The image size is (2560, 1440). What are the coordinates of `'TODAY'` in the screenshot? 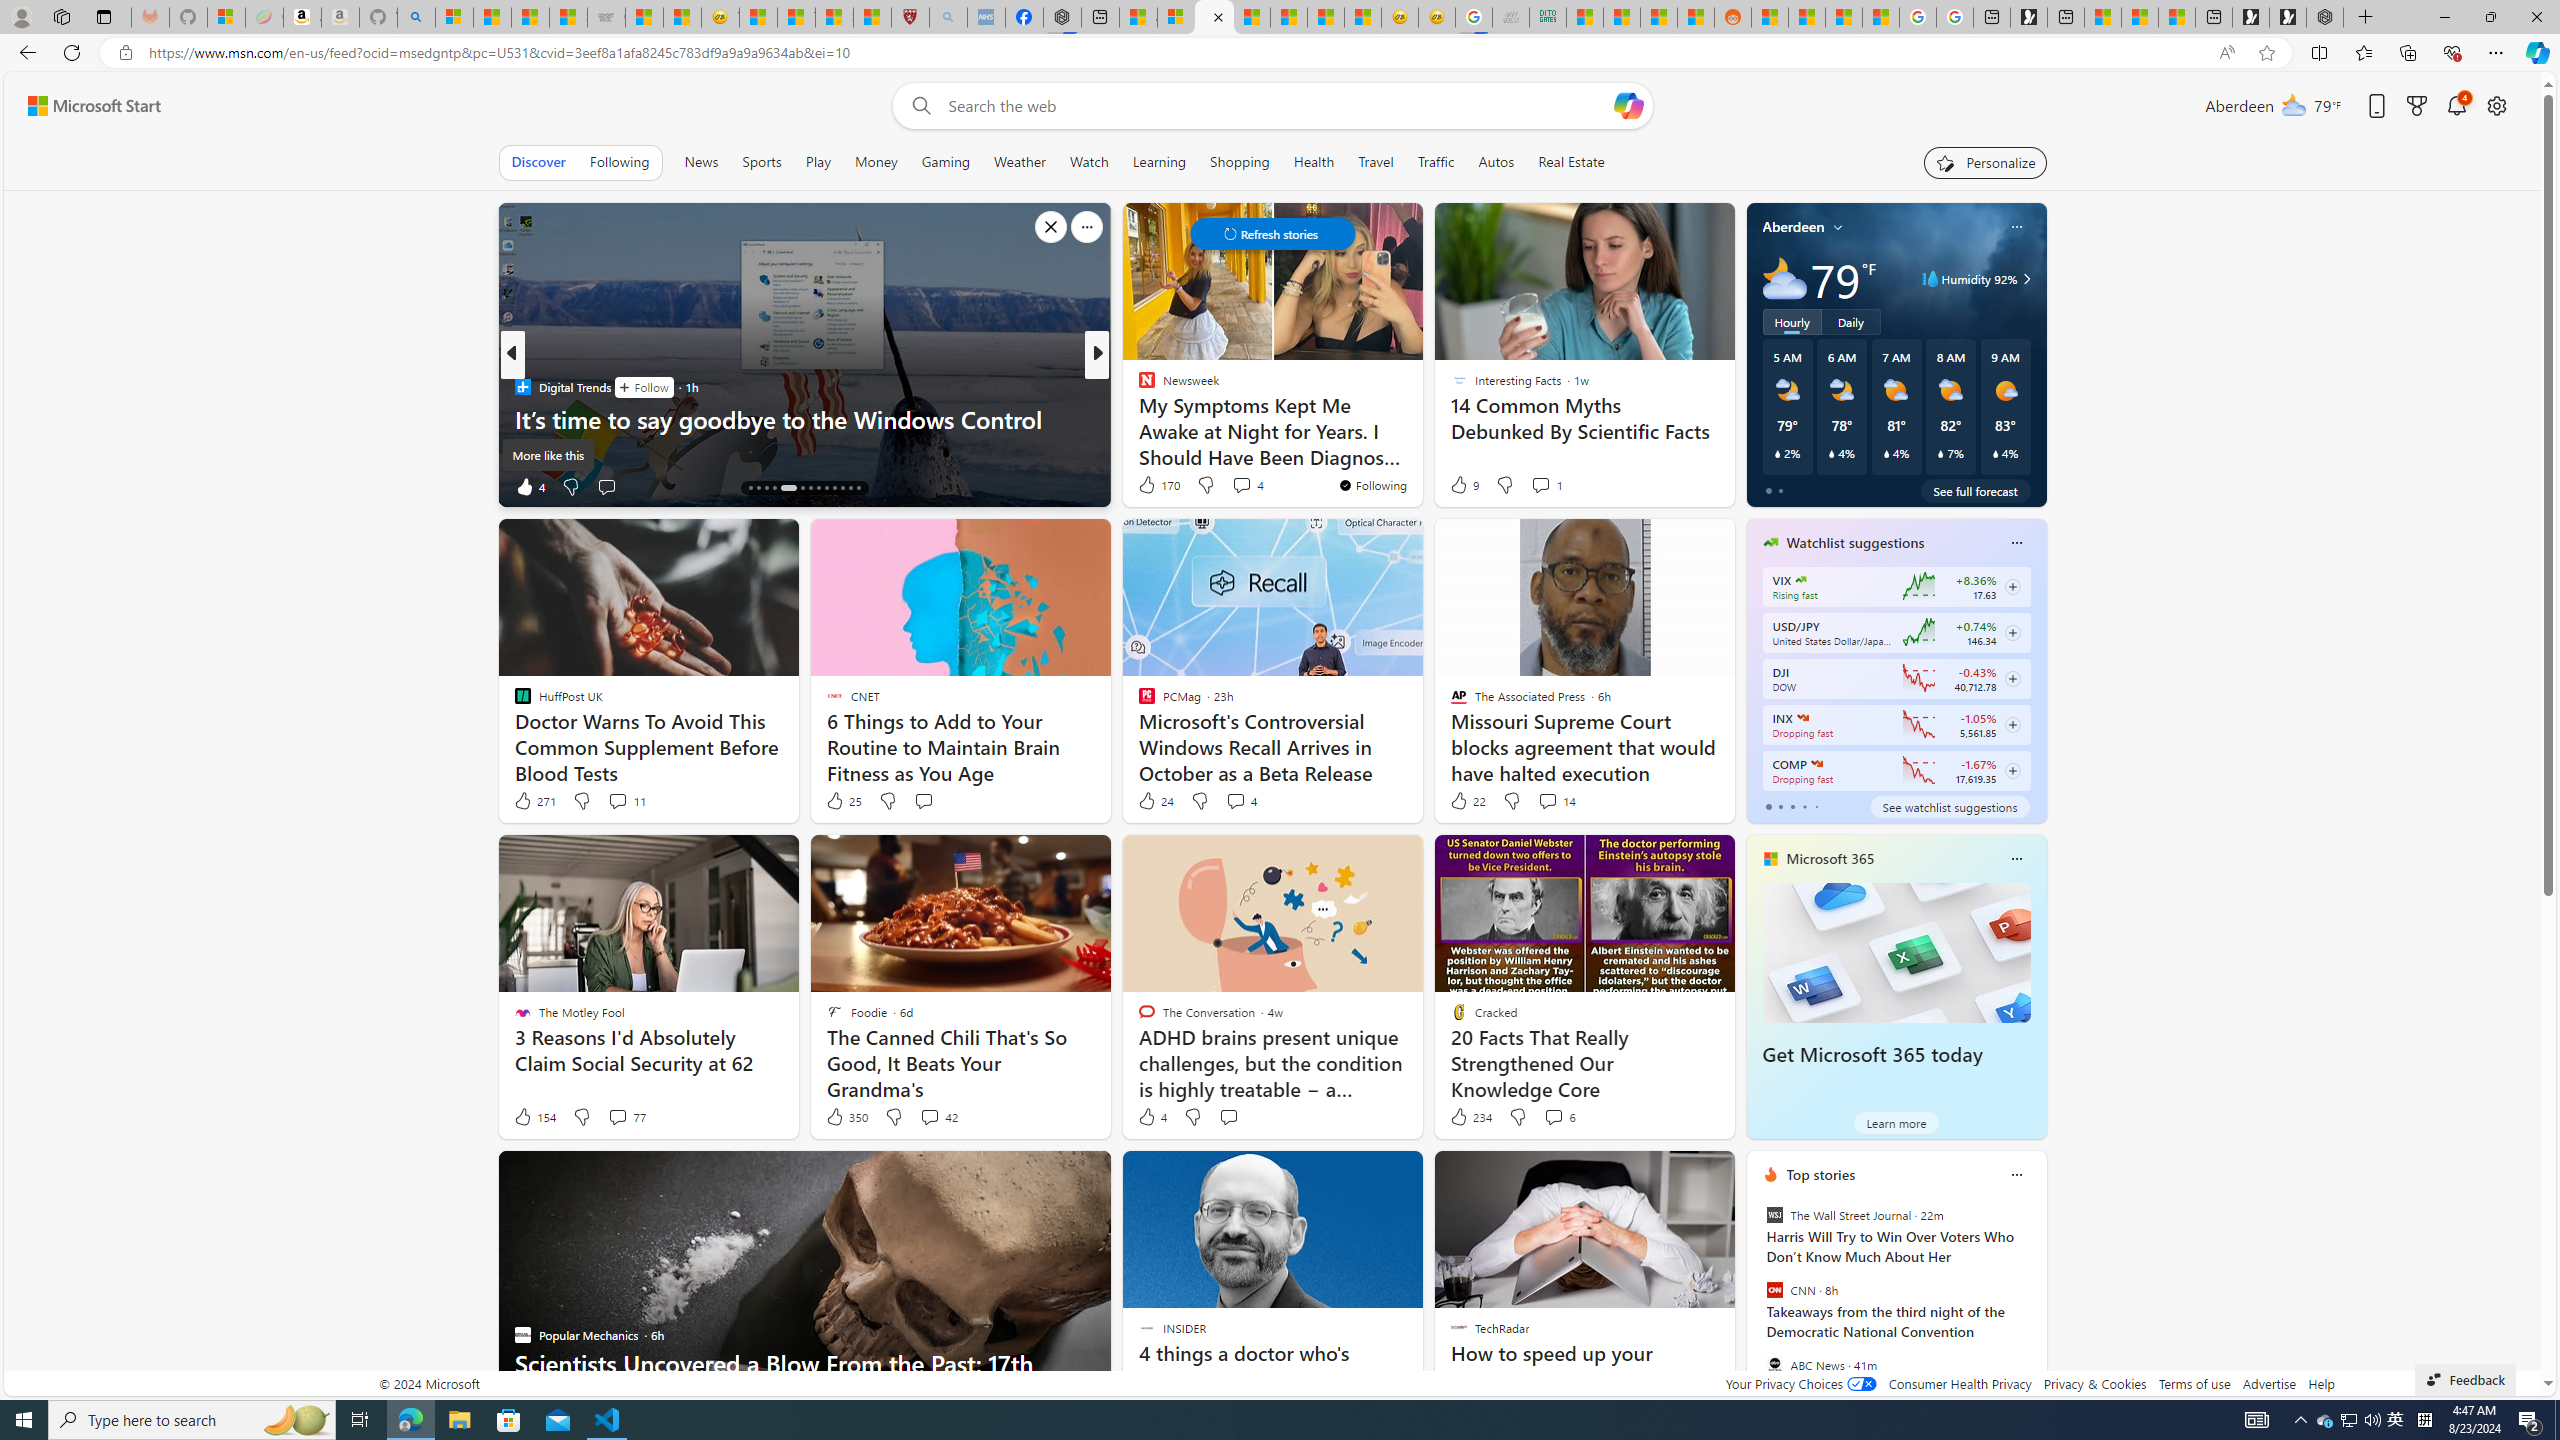 It's located at (1137, 386).